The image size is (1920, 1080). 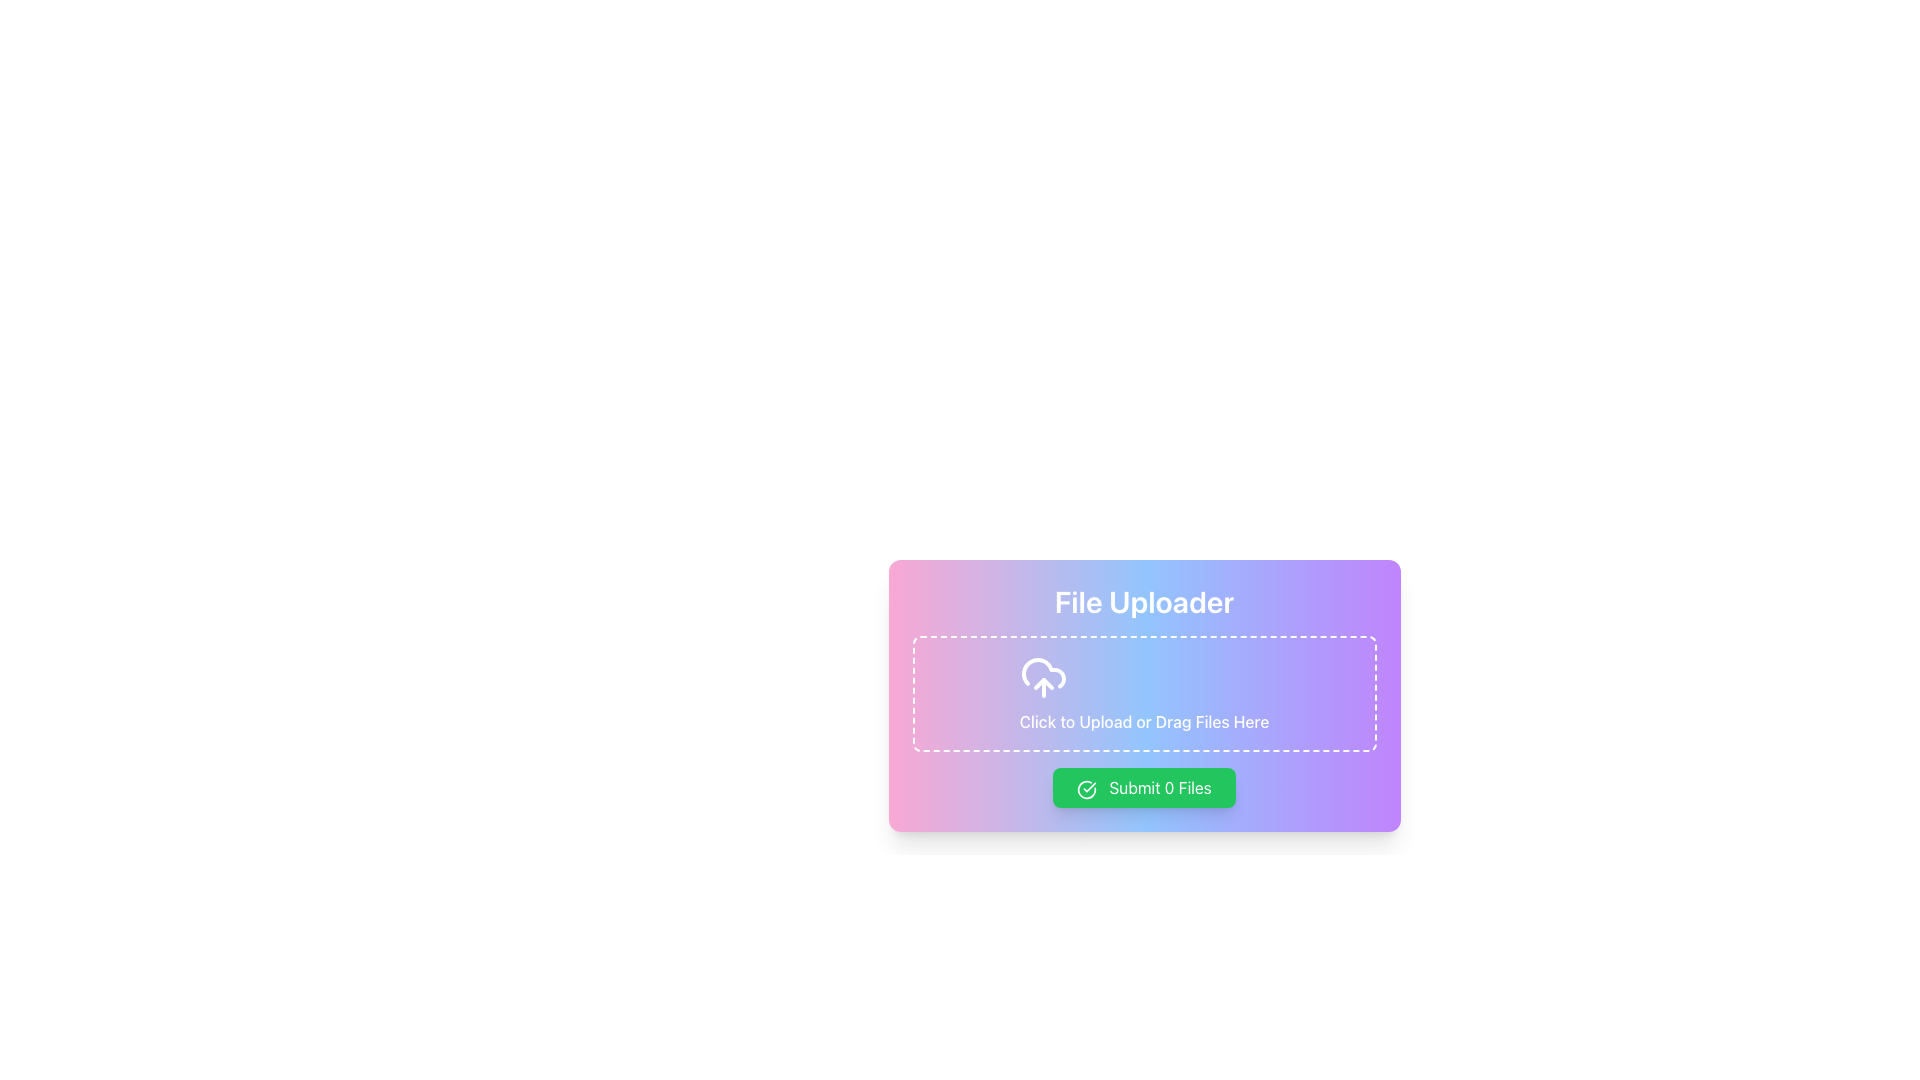 I want to click on the central upload icon in the file uploader interface, which symbolizes the action of uploading files to cloud storage, so click(x=1042, y=673).